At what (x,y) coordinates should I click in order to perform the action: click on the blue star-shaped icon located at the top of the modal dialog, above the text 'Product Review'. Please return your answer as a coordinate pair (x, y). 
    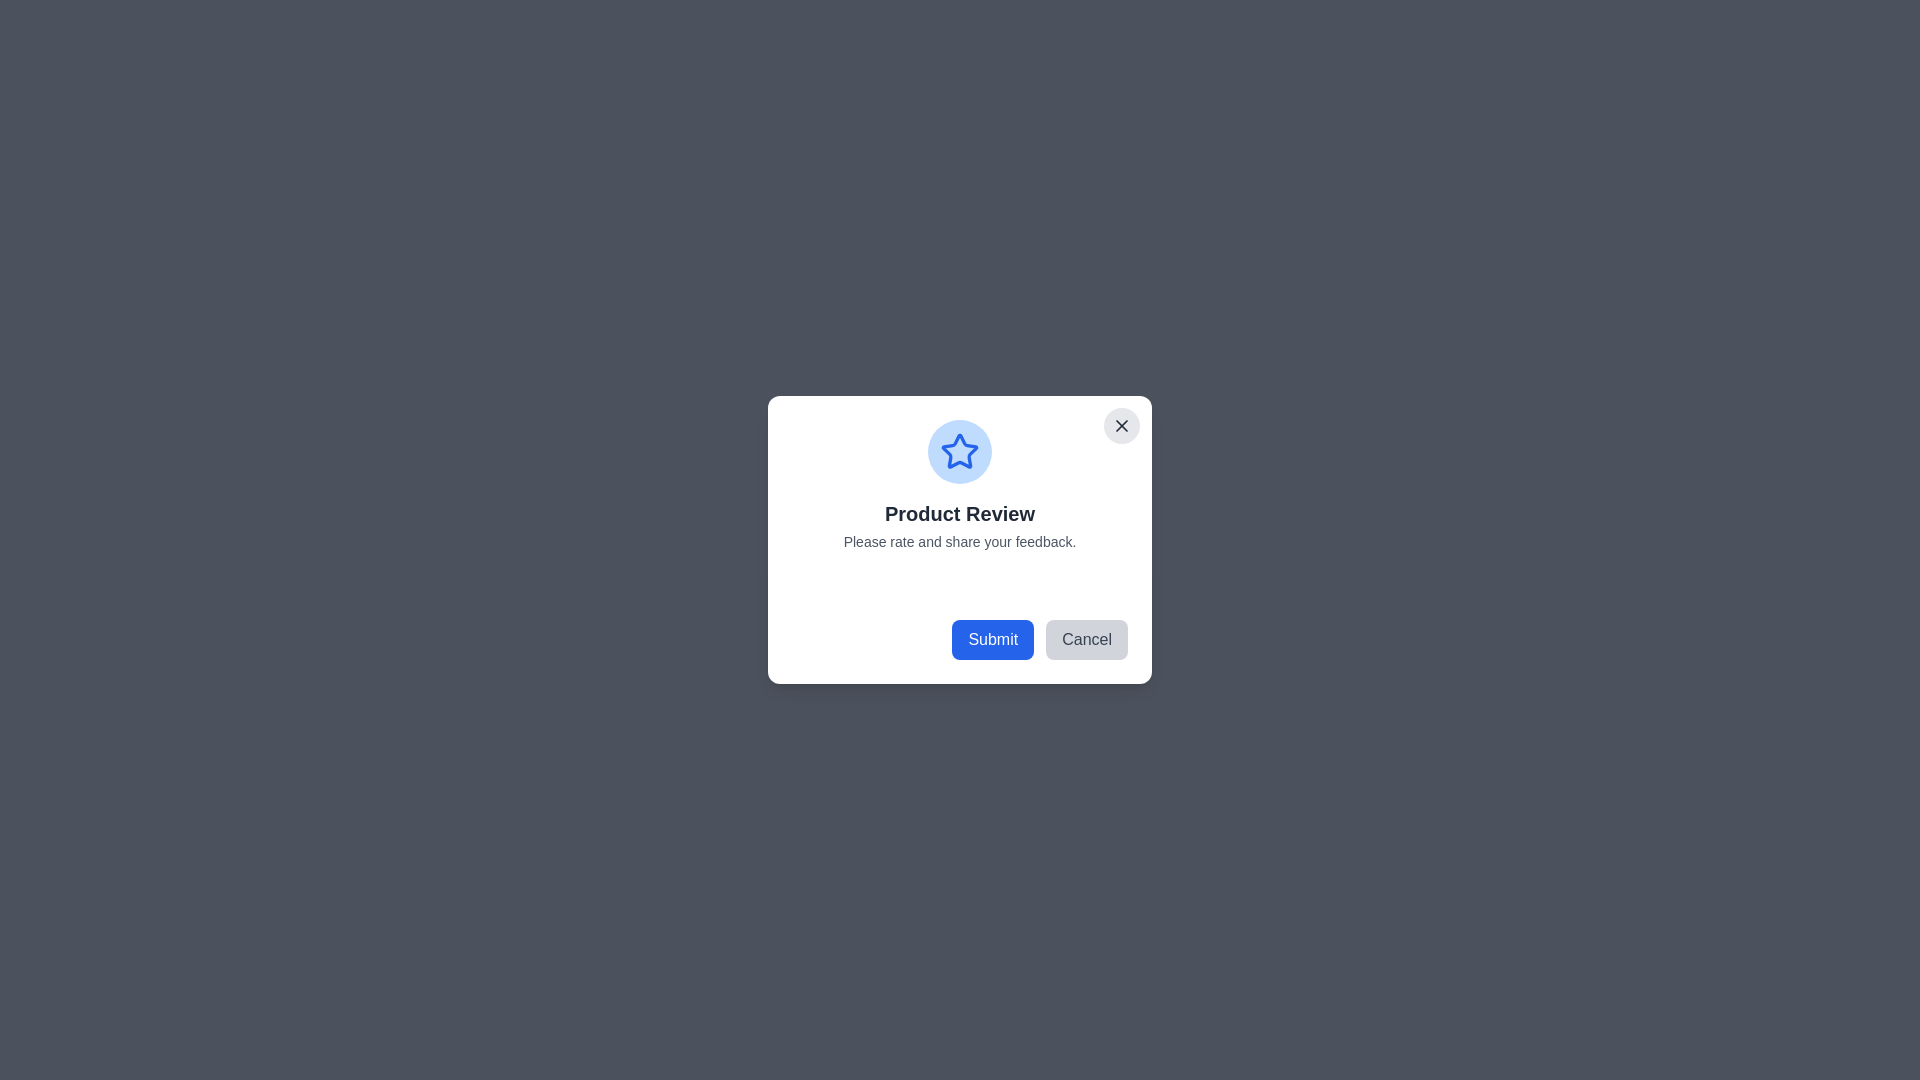
    Looking at the image, I should click on (960, 451).